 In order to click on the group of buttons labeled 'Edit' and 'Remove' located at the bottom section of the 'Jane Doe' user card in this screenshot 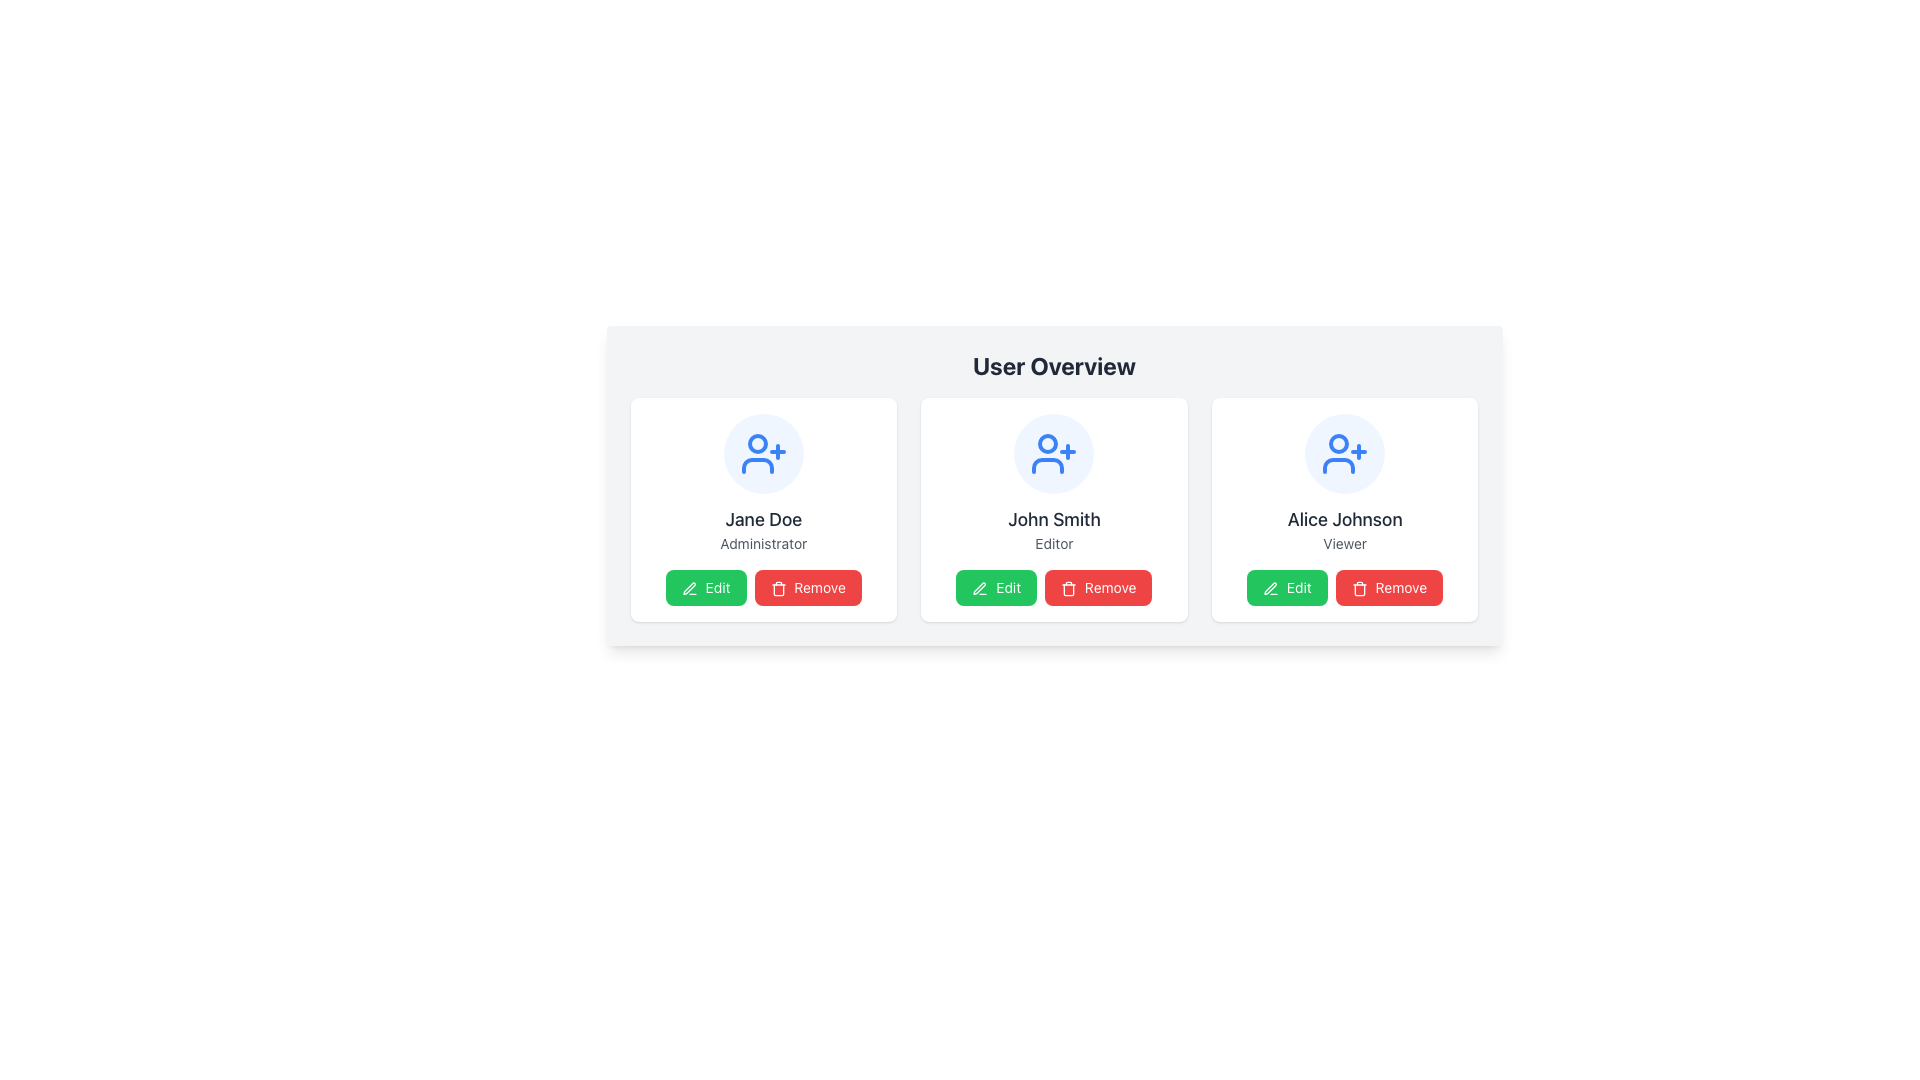, I will do `click(762, 586)`.